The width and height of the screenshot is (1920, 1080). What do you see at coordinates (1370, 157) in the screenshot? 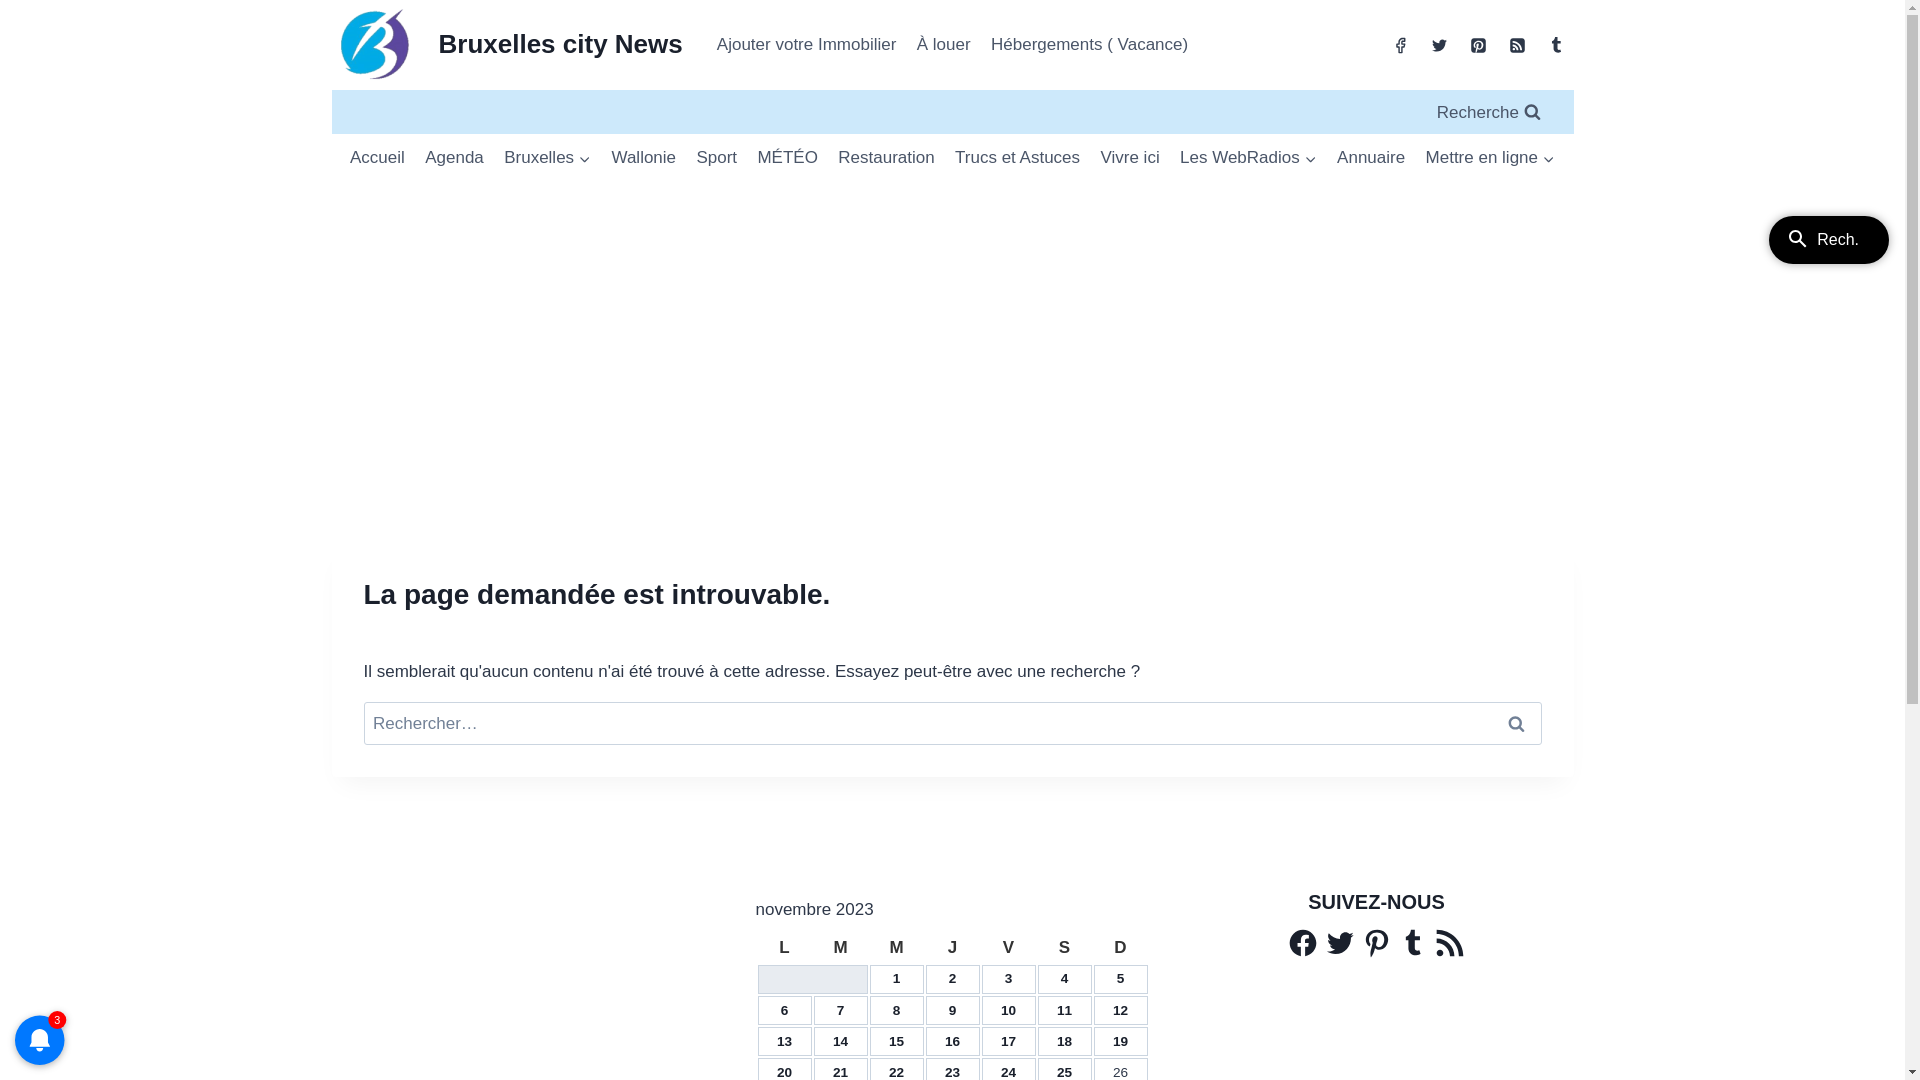
I see `'Annuaire'` at bounding box center [1370, 157].